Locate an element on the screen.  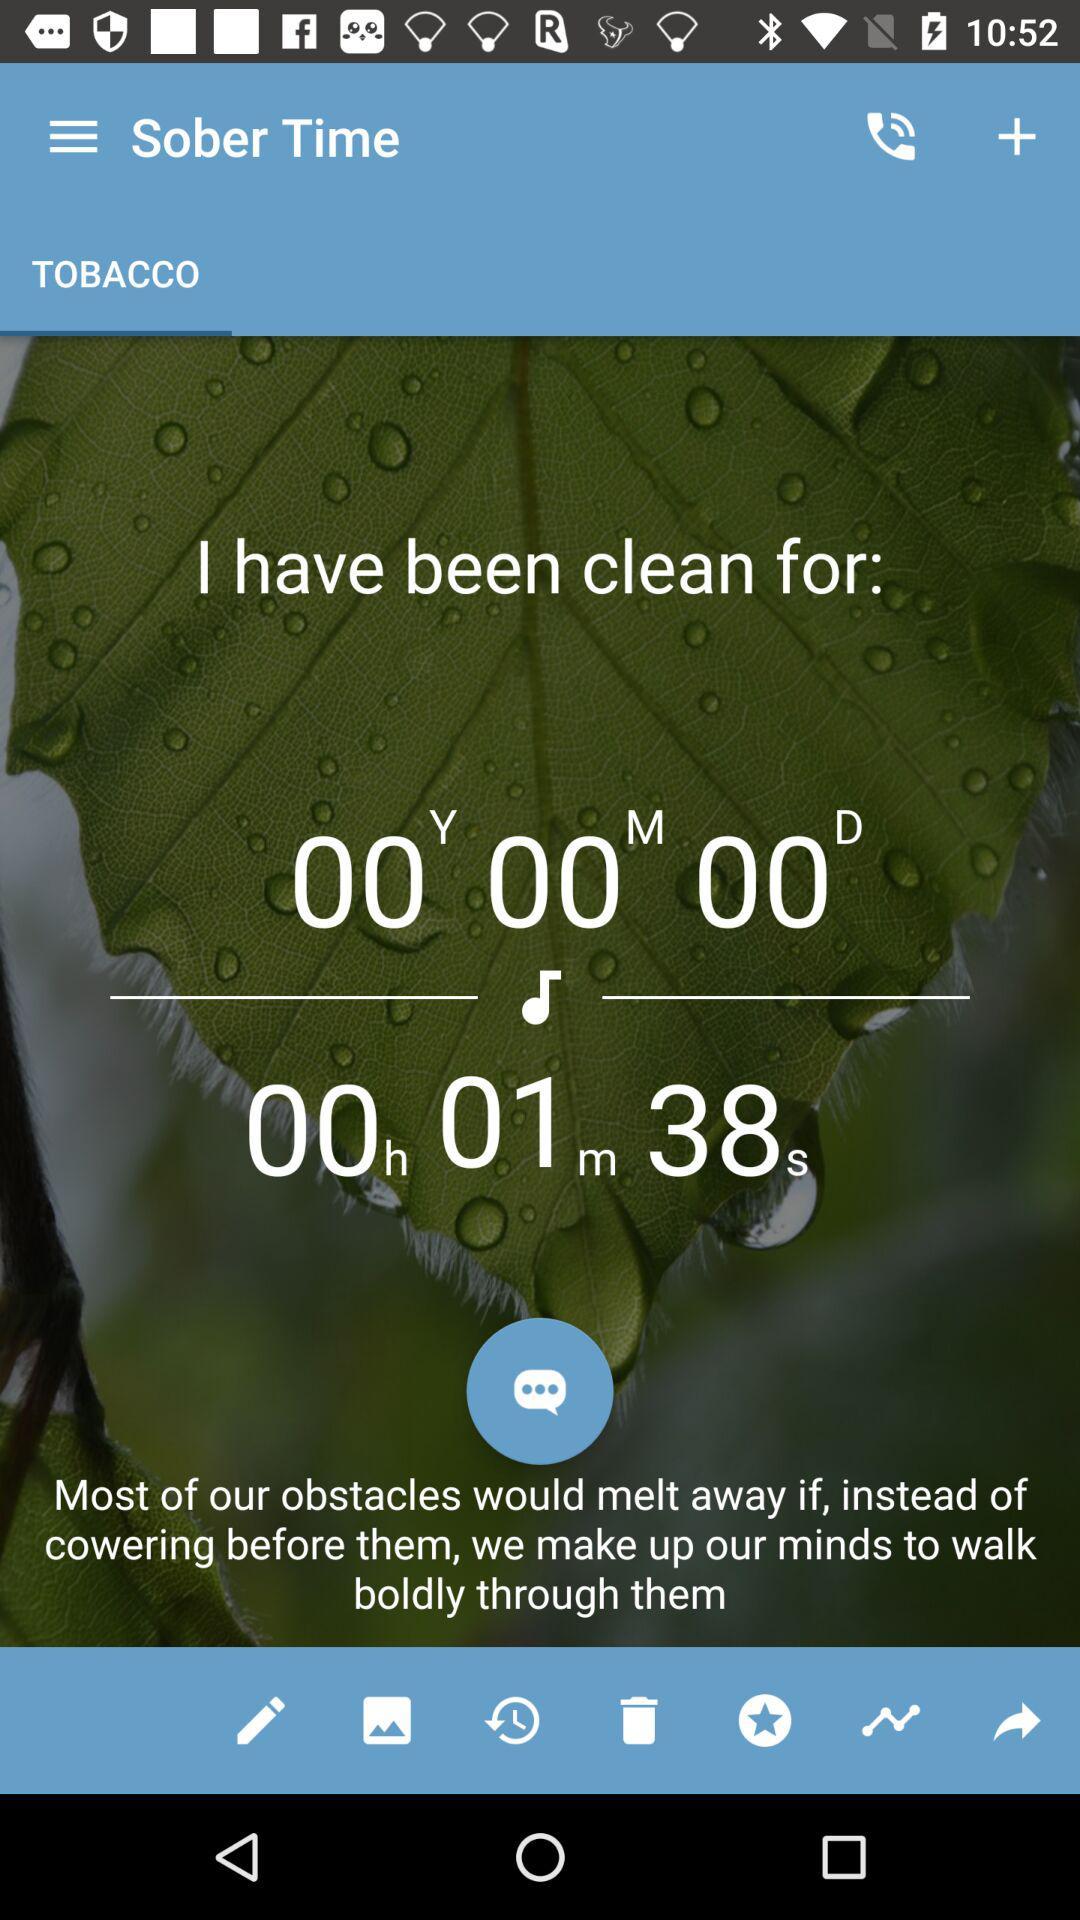
the icon next to the   sober time icon is located at coordinates (72, 135).